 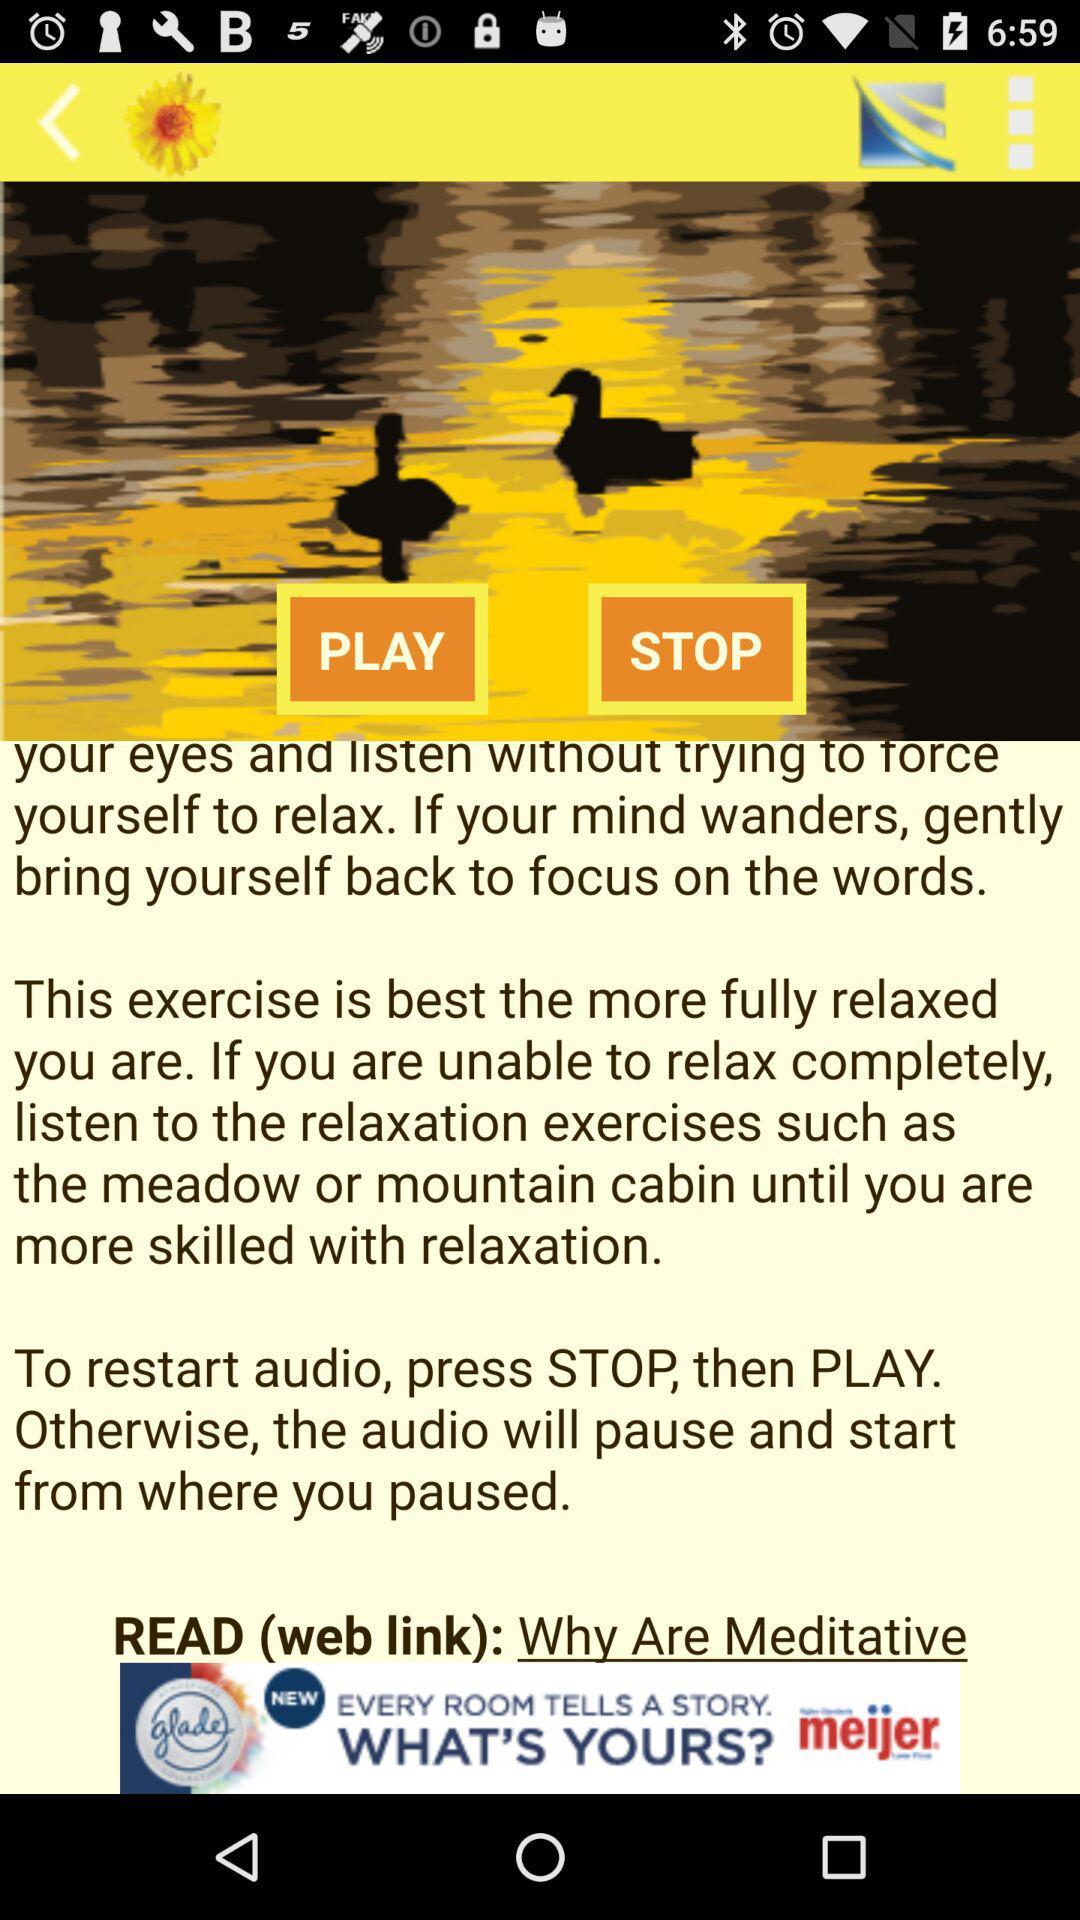 I want to click on the advertisement, so click(x=540, y=1727).